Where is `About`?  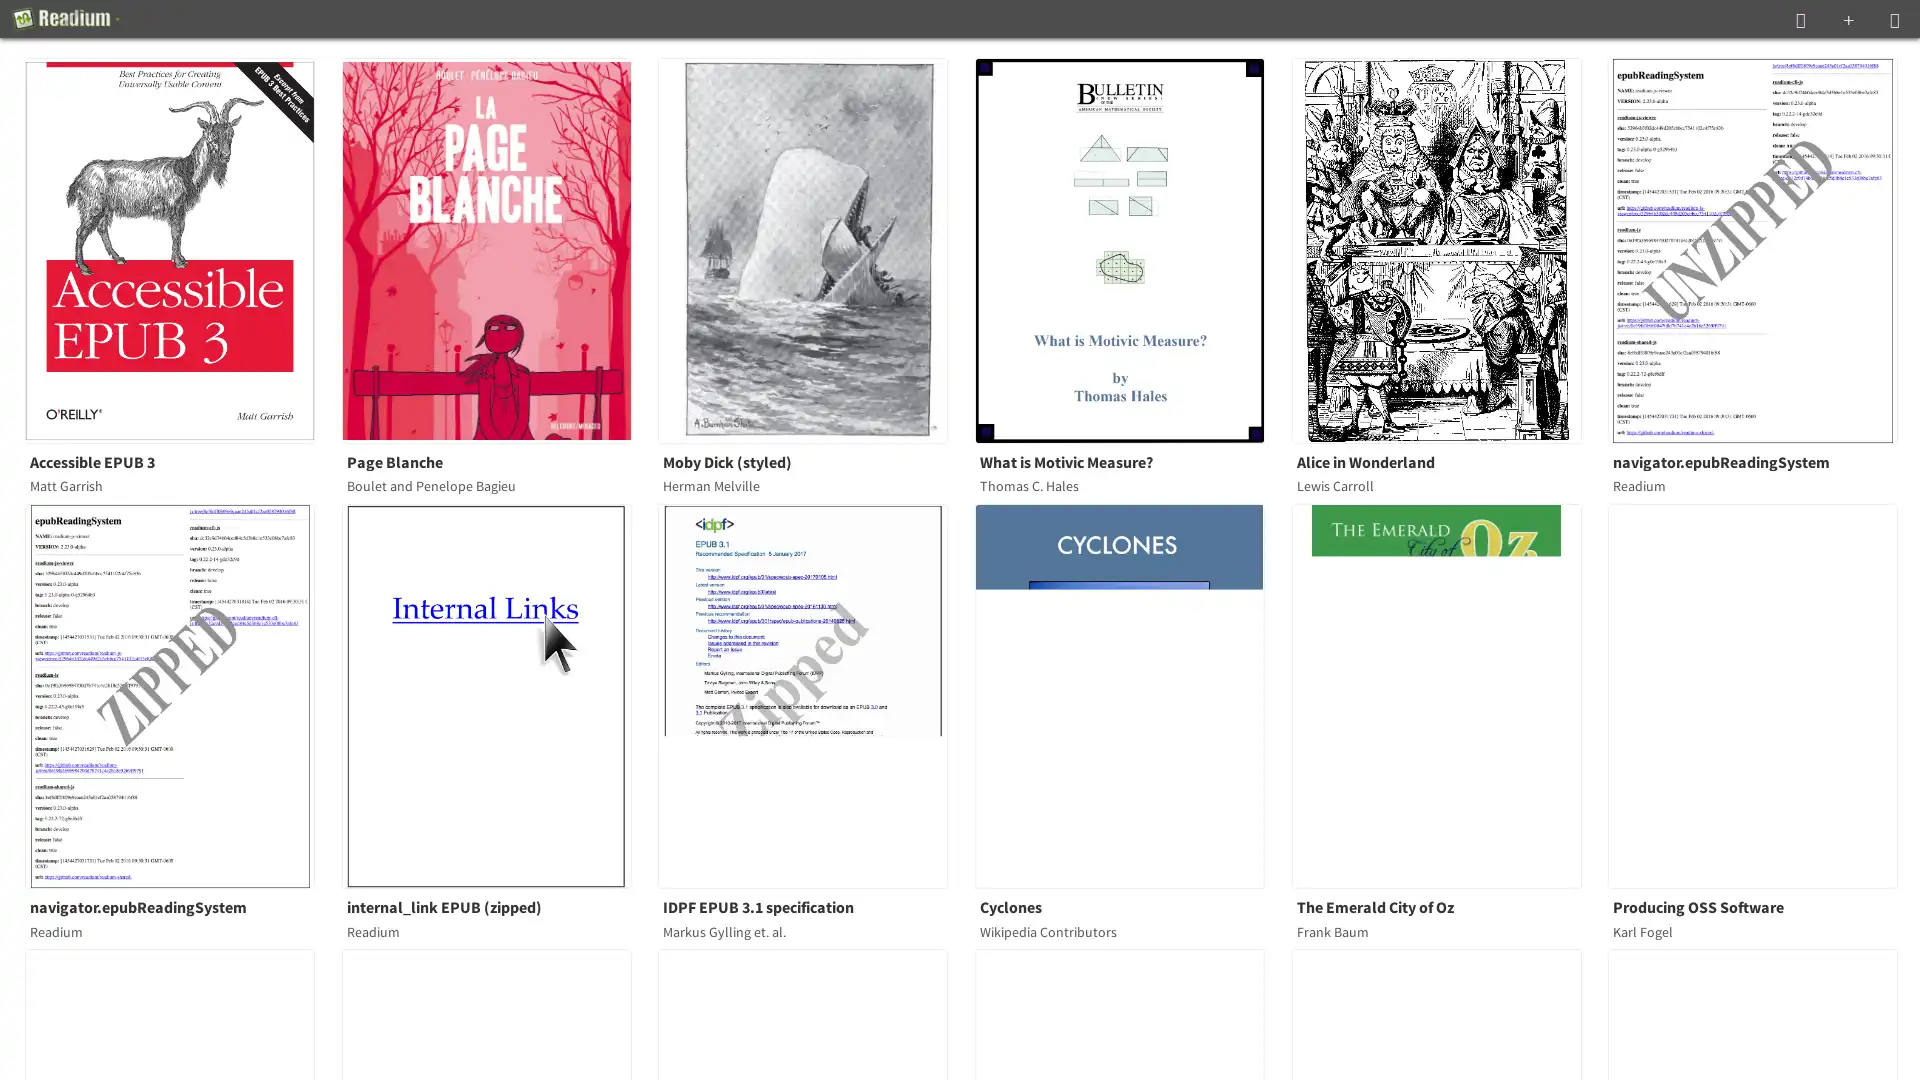 About is located at coordinates (66, 19).